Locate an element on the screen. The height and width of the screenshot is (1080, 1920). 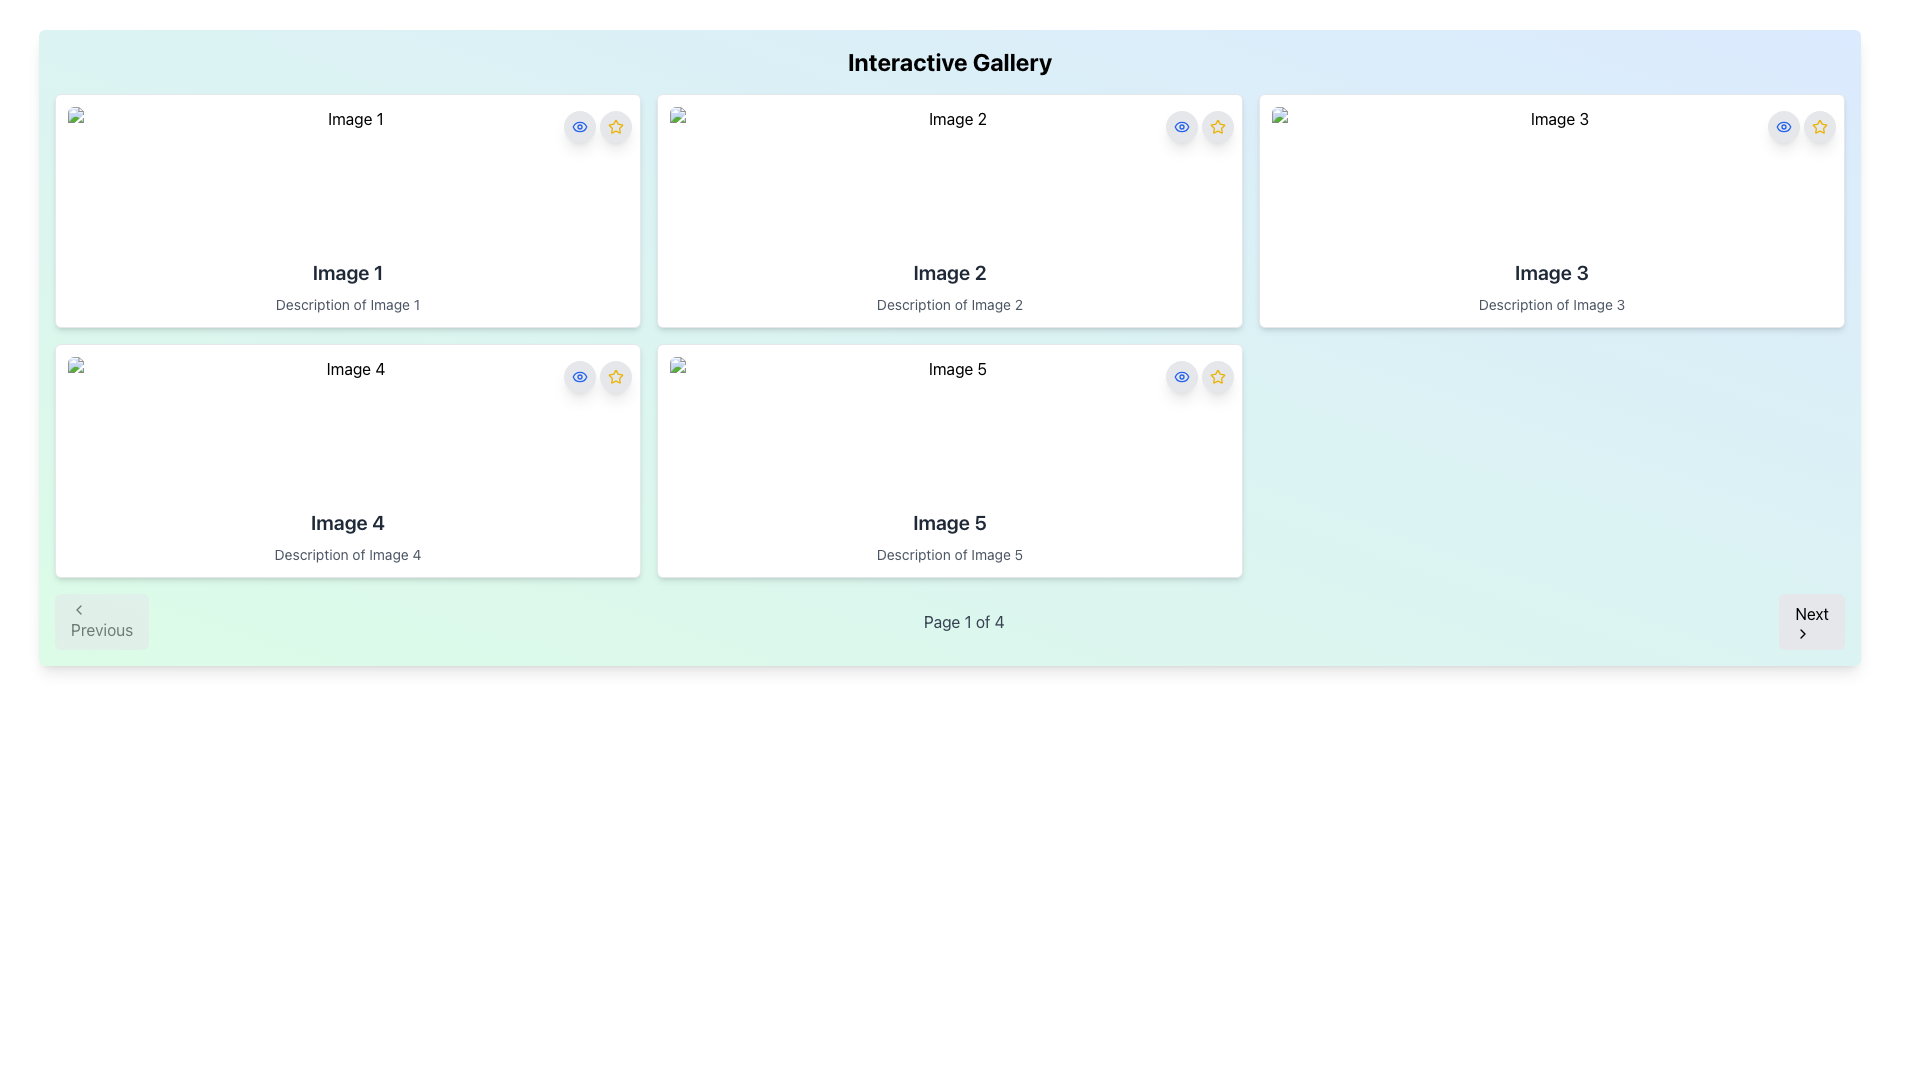
the Text Label located directly below the bold title text 'Image 1' in the top-left card of a 2x3 grid layout is located at coordinates (347, 304).